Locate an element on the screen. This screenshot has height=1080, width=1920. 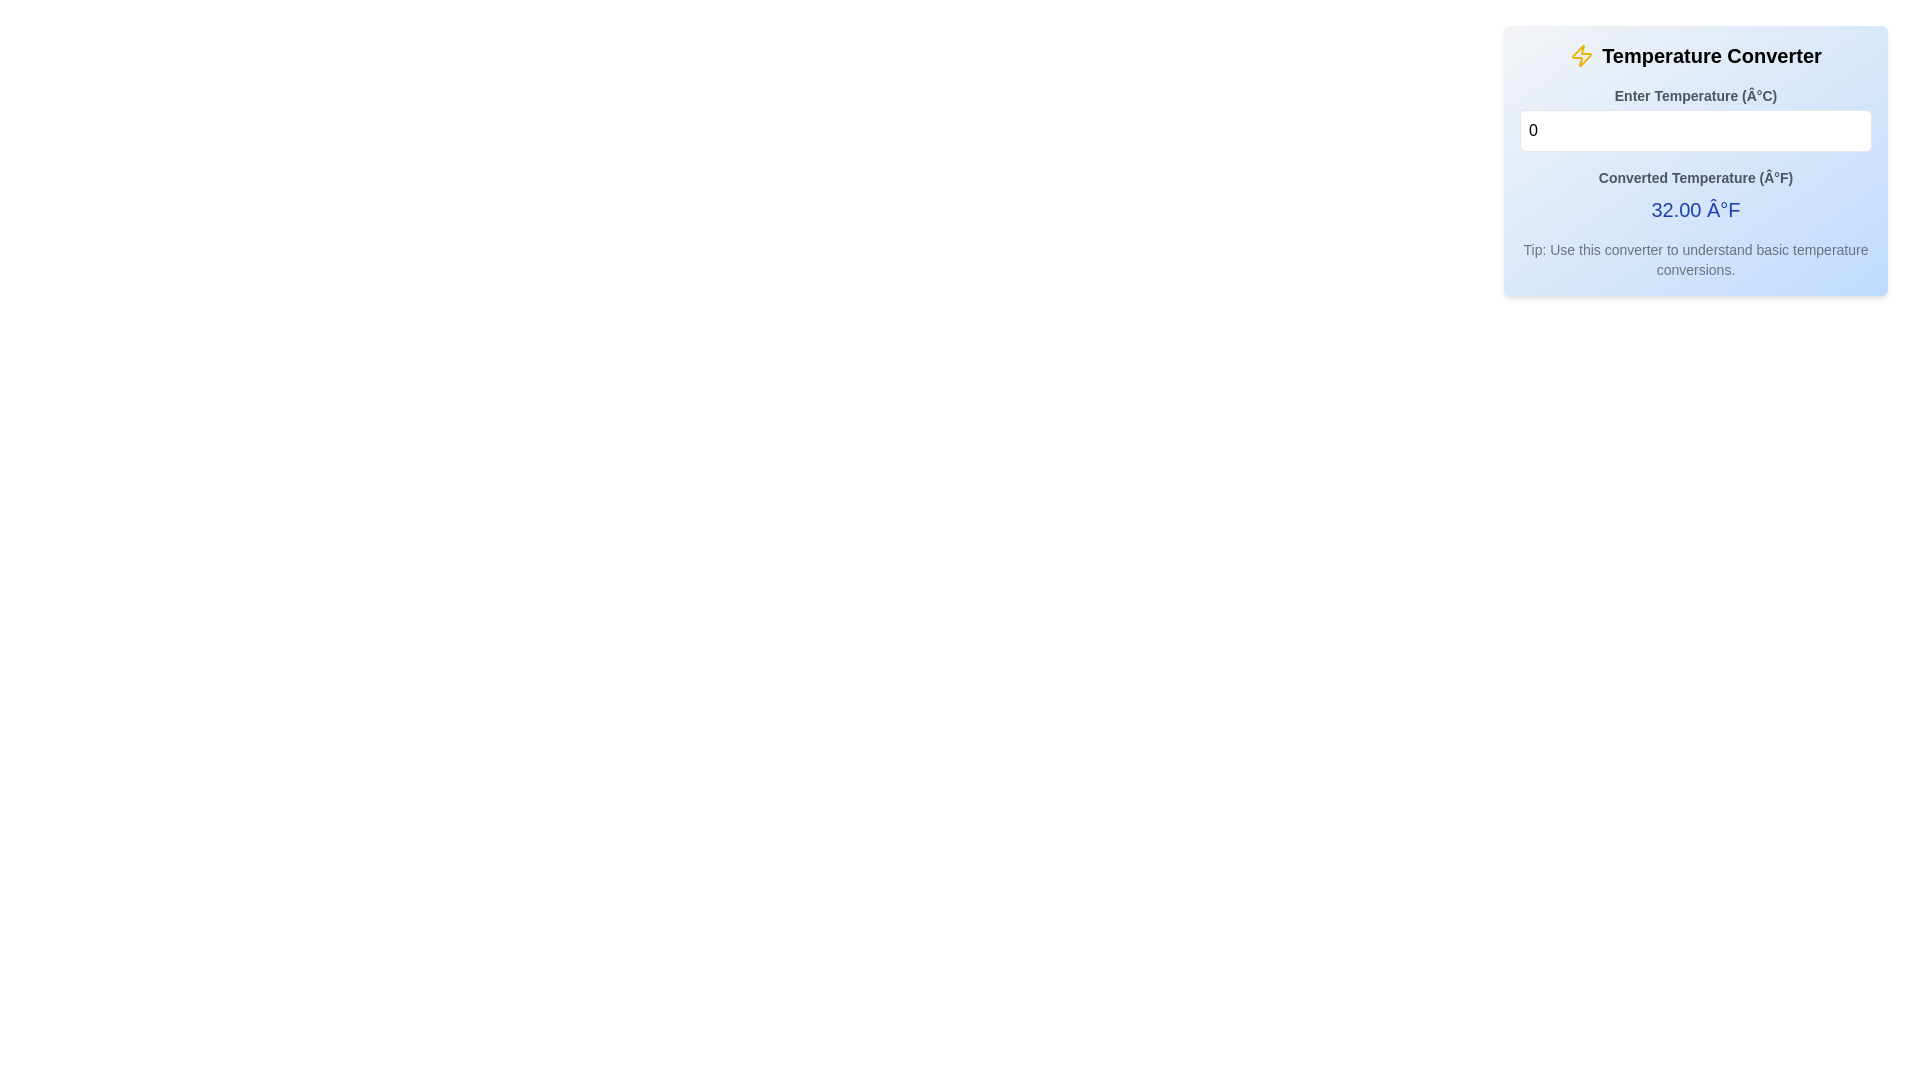
the Static Display Text that shows the converted temperature result, which includes the label 'Converted Temperature (°F)' and the temperature value '32.00 °F' is located at coordinates (1694, 196).